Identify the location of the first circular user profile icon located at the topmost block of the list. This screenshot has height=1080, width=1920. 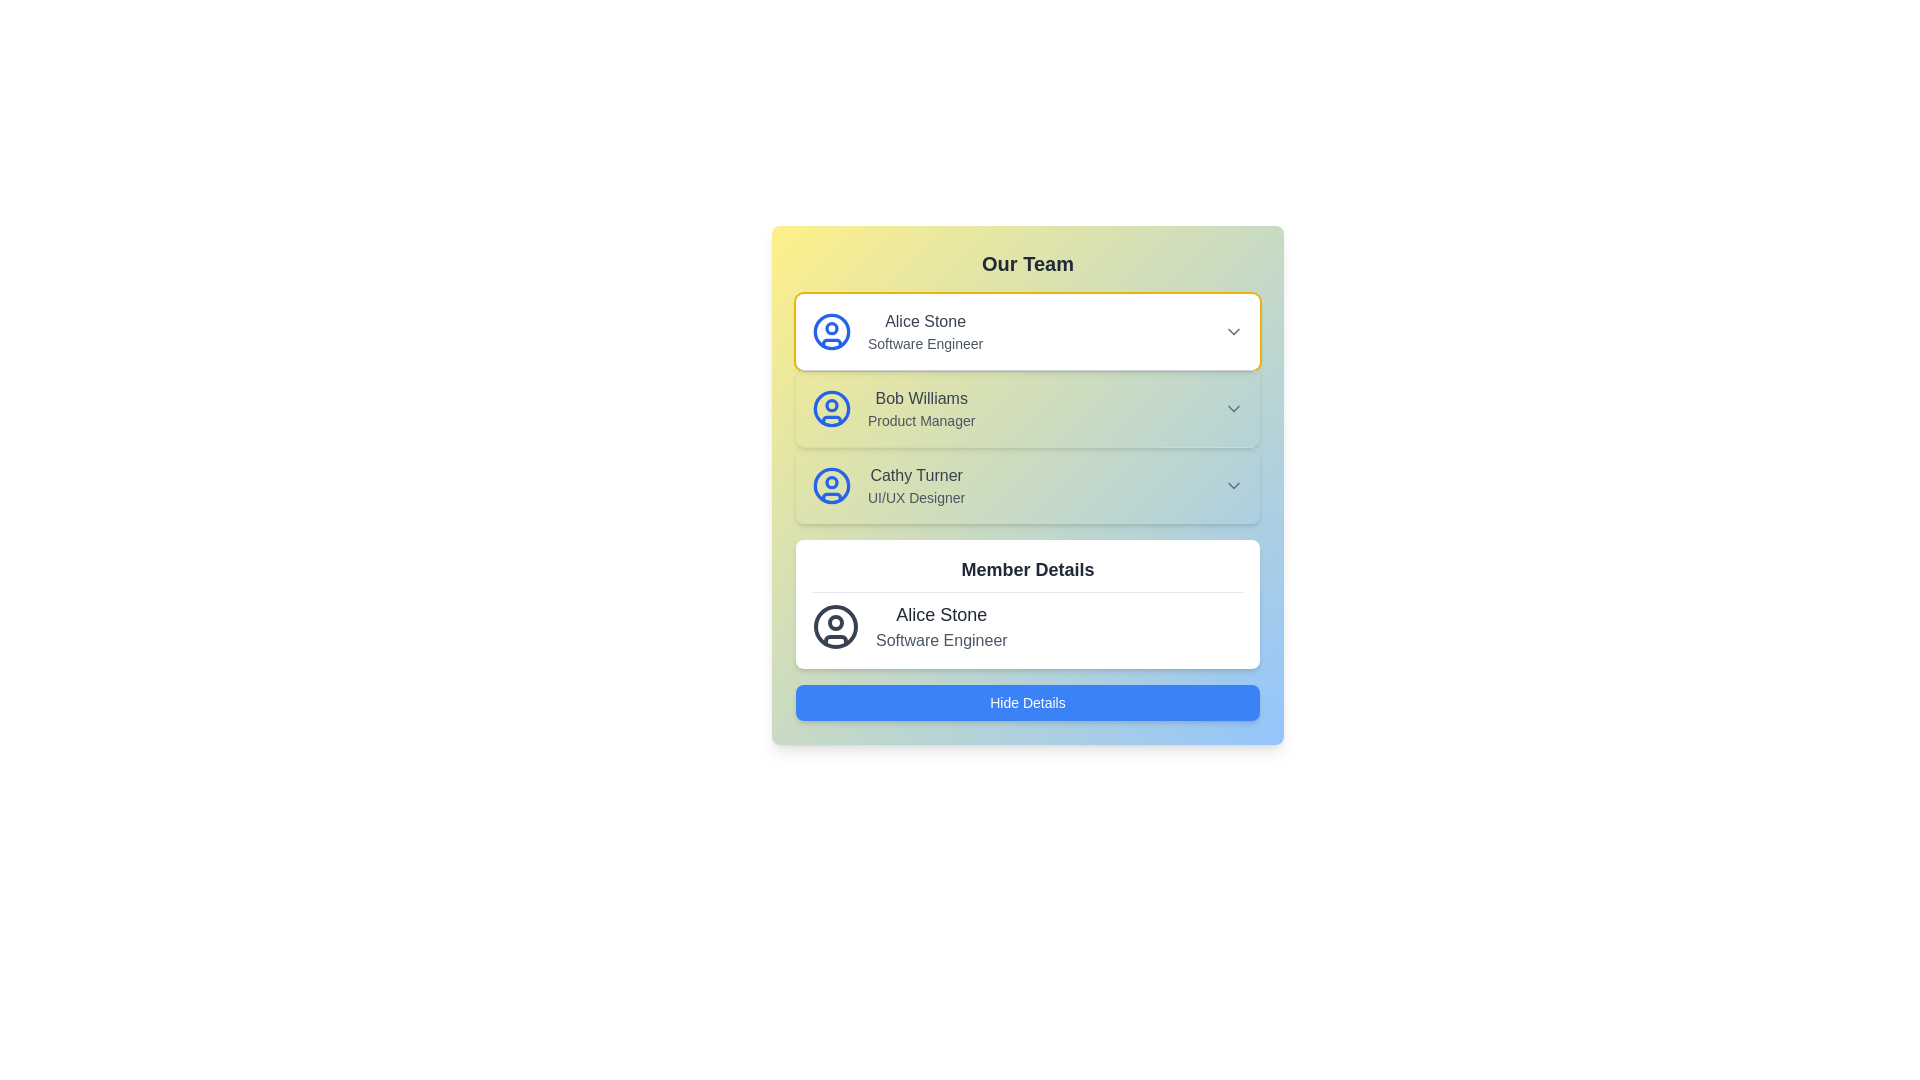
(831, 486).